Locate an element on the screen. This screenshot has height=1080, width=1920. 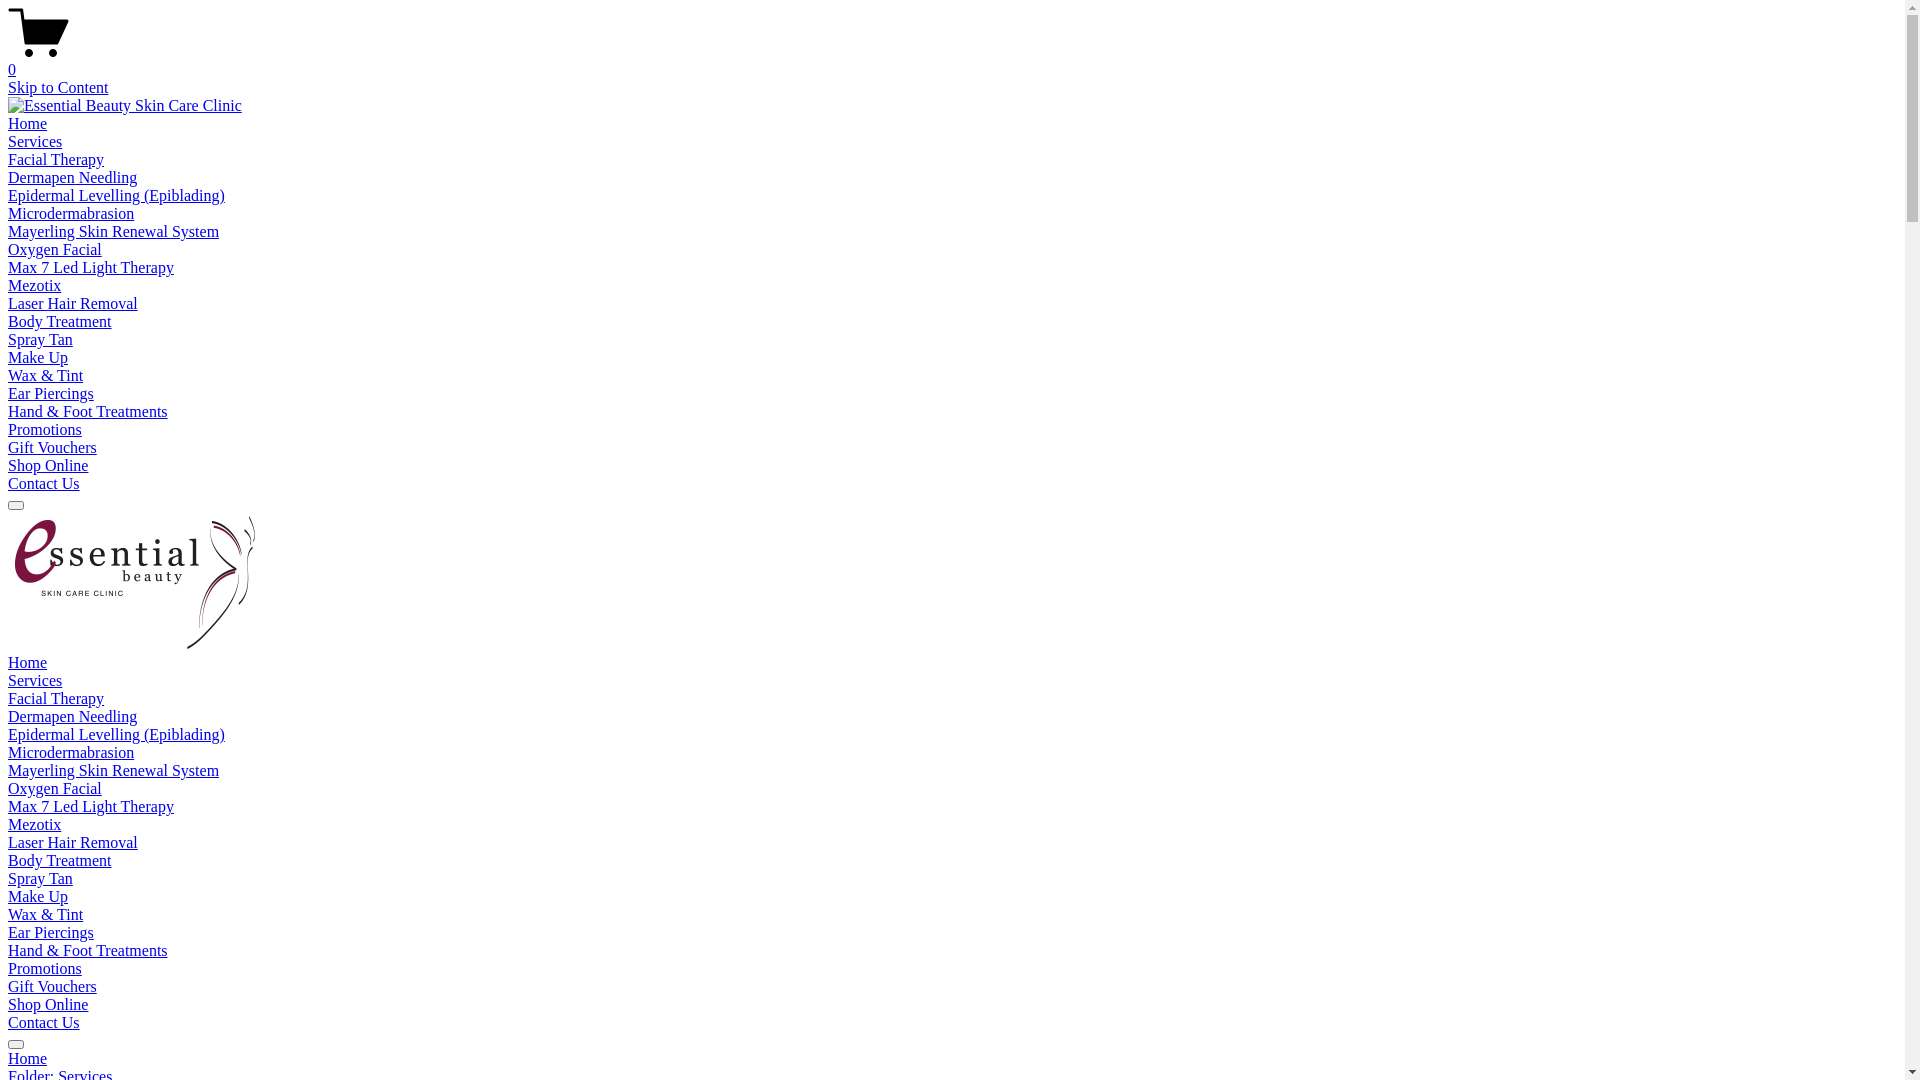
'Ear Piercings' is located at coordinates (51, 932).